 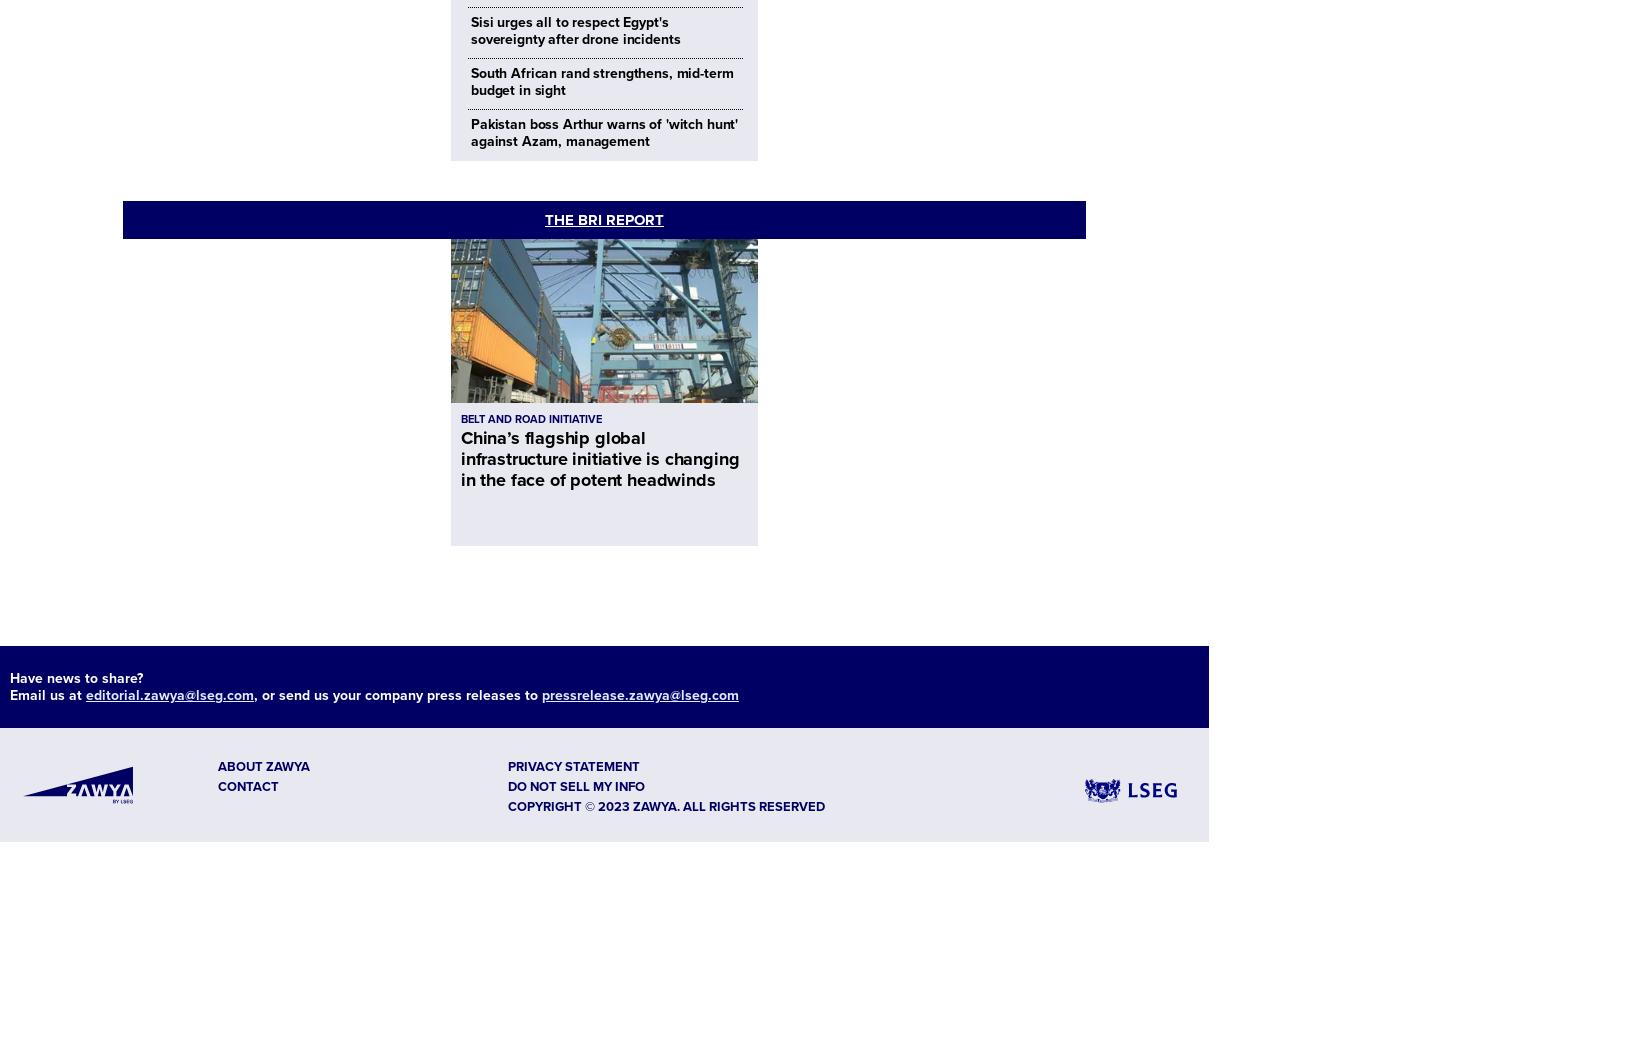 I want to click on 'South African rand strengthens, mid-term budget in sight', so click(x=470, y=81).